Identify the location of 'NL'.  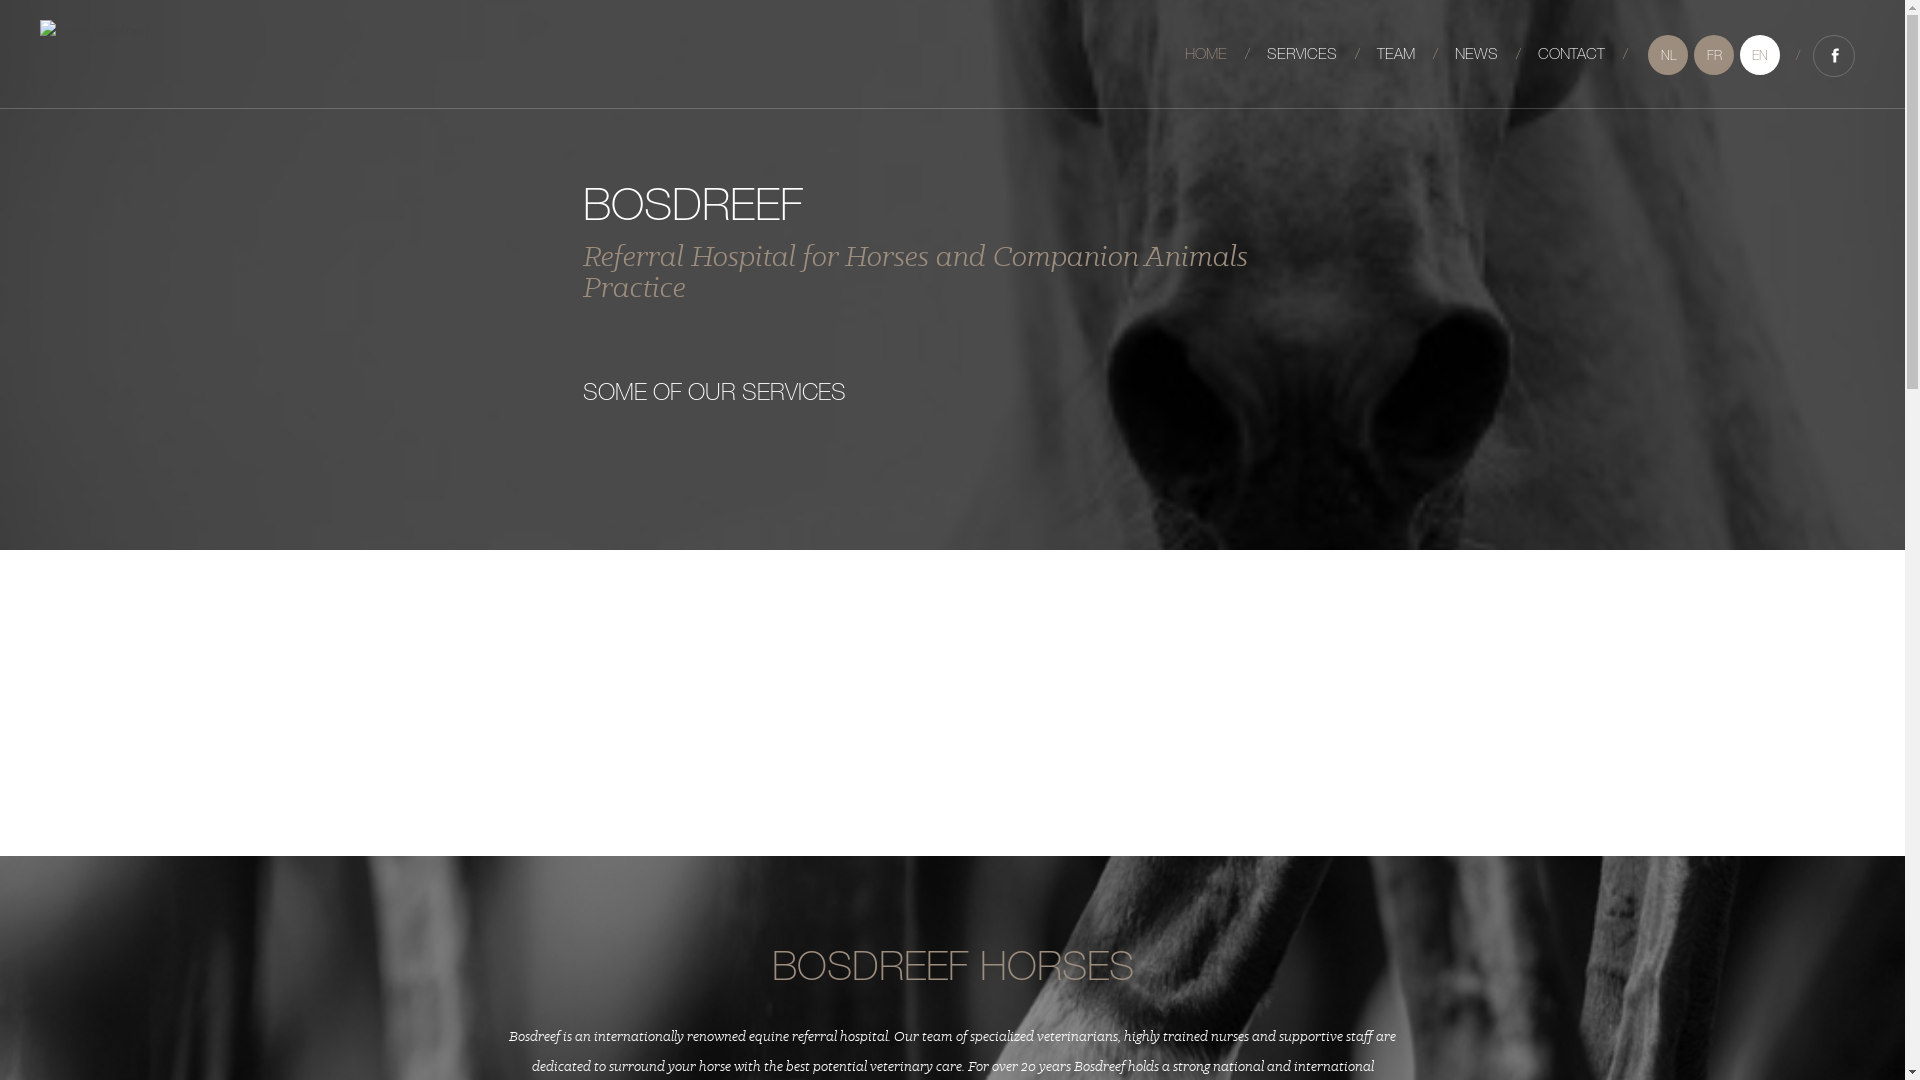
(1647, 53).